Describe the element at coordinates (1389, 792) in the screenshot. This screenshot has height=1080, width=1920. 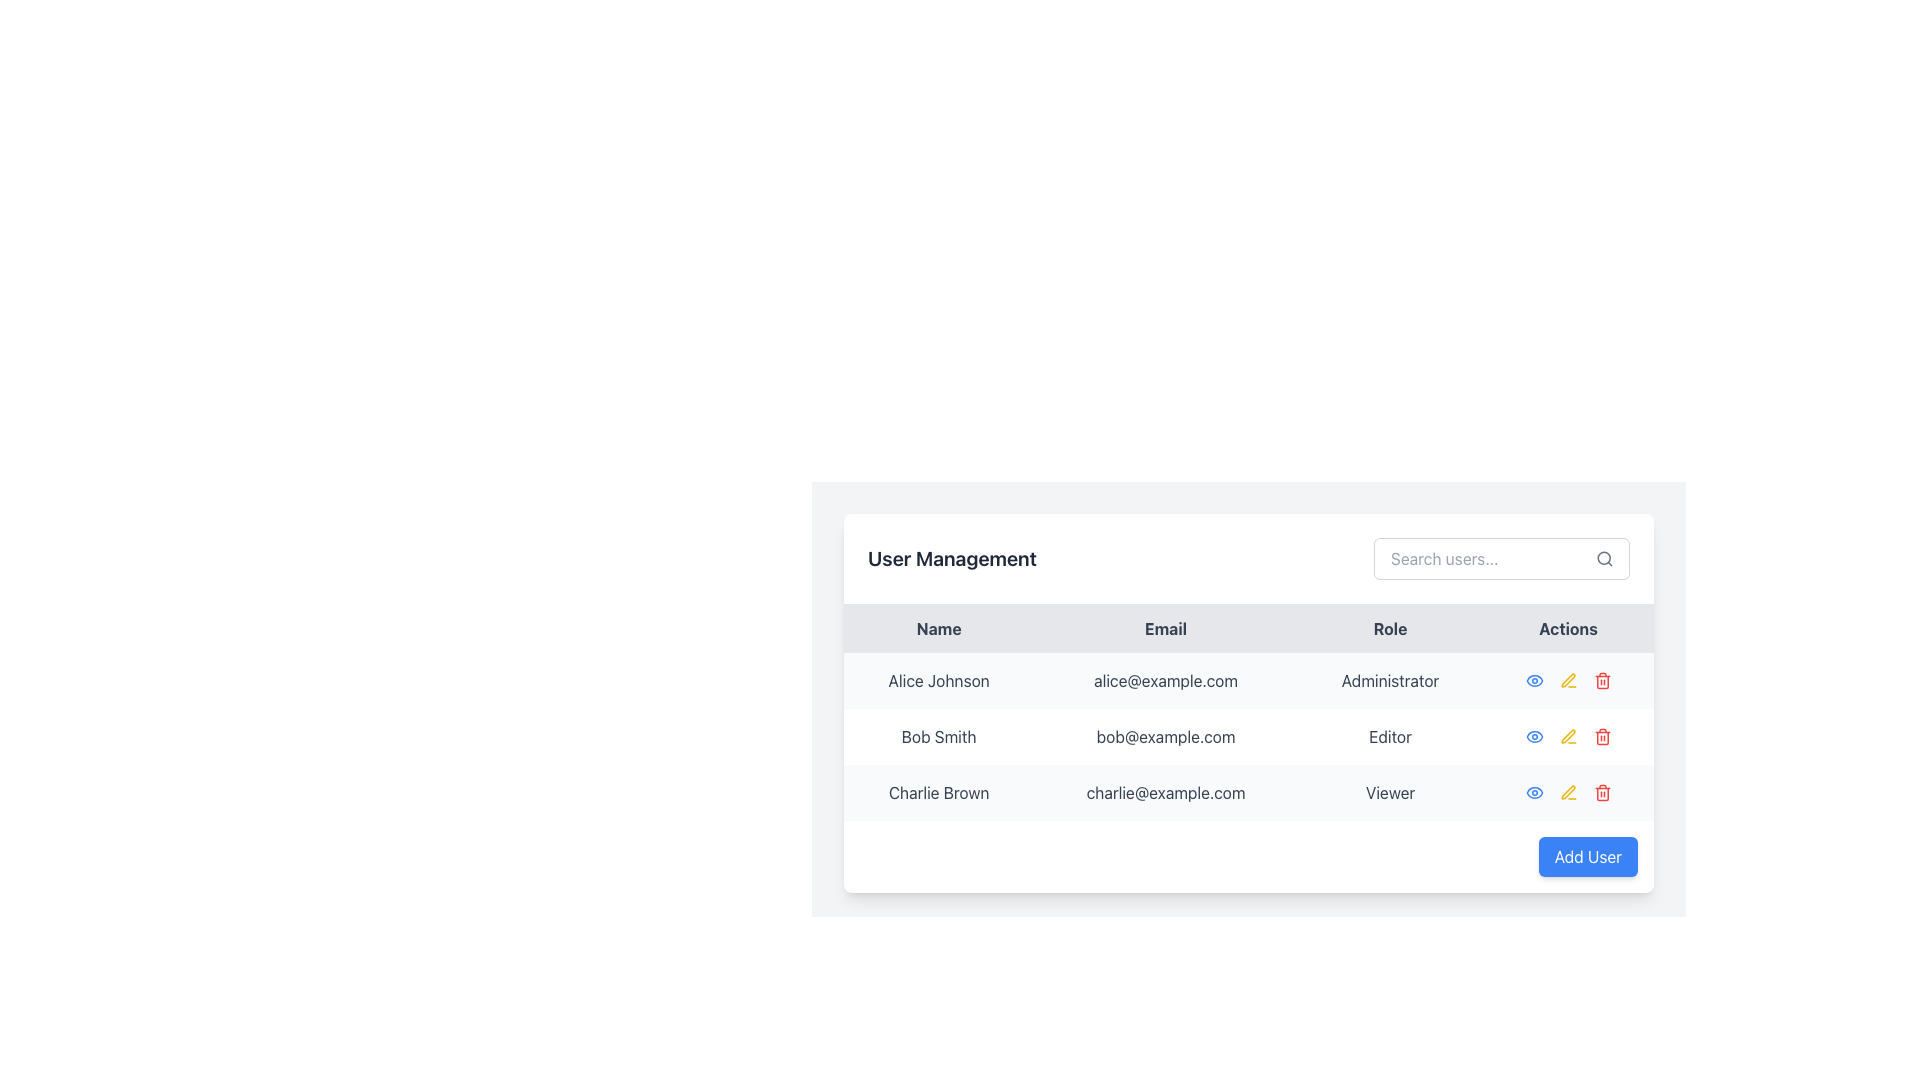
I see `the text label displaying the user's role in the third row under the 'Role' column of the data table` at that location.